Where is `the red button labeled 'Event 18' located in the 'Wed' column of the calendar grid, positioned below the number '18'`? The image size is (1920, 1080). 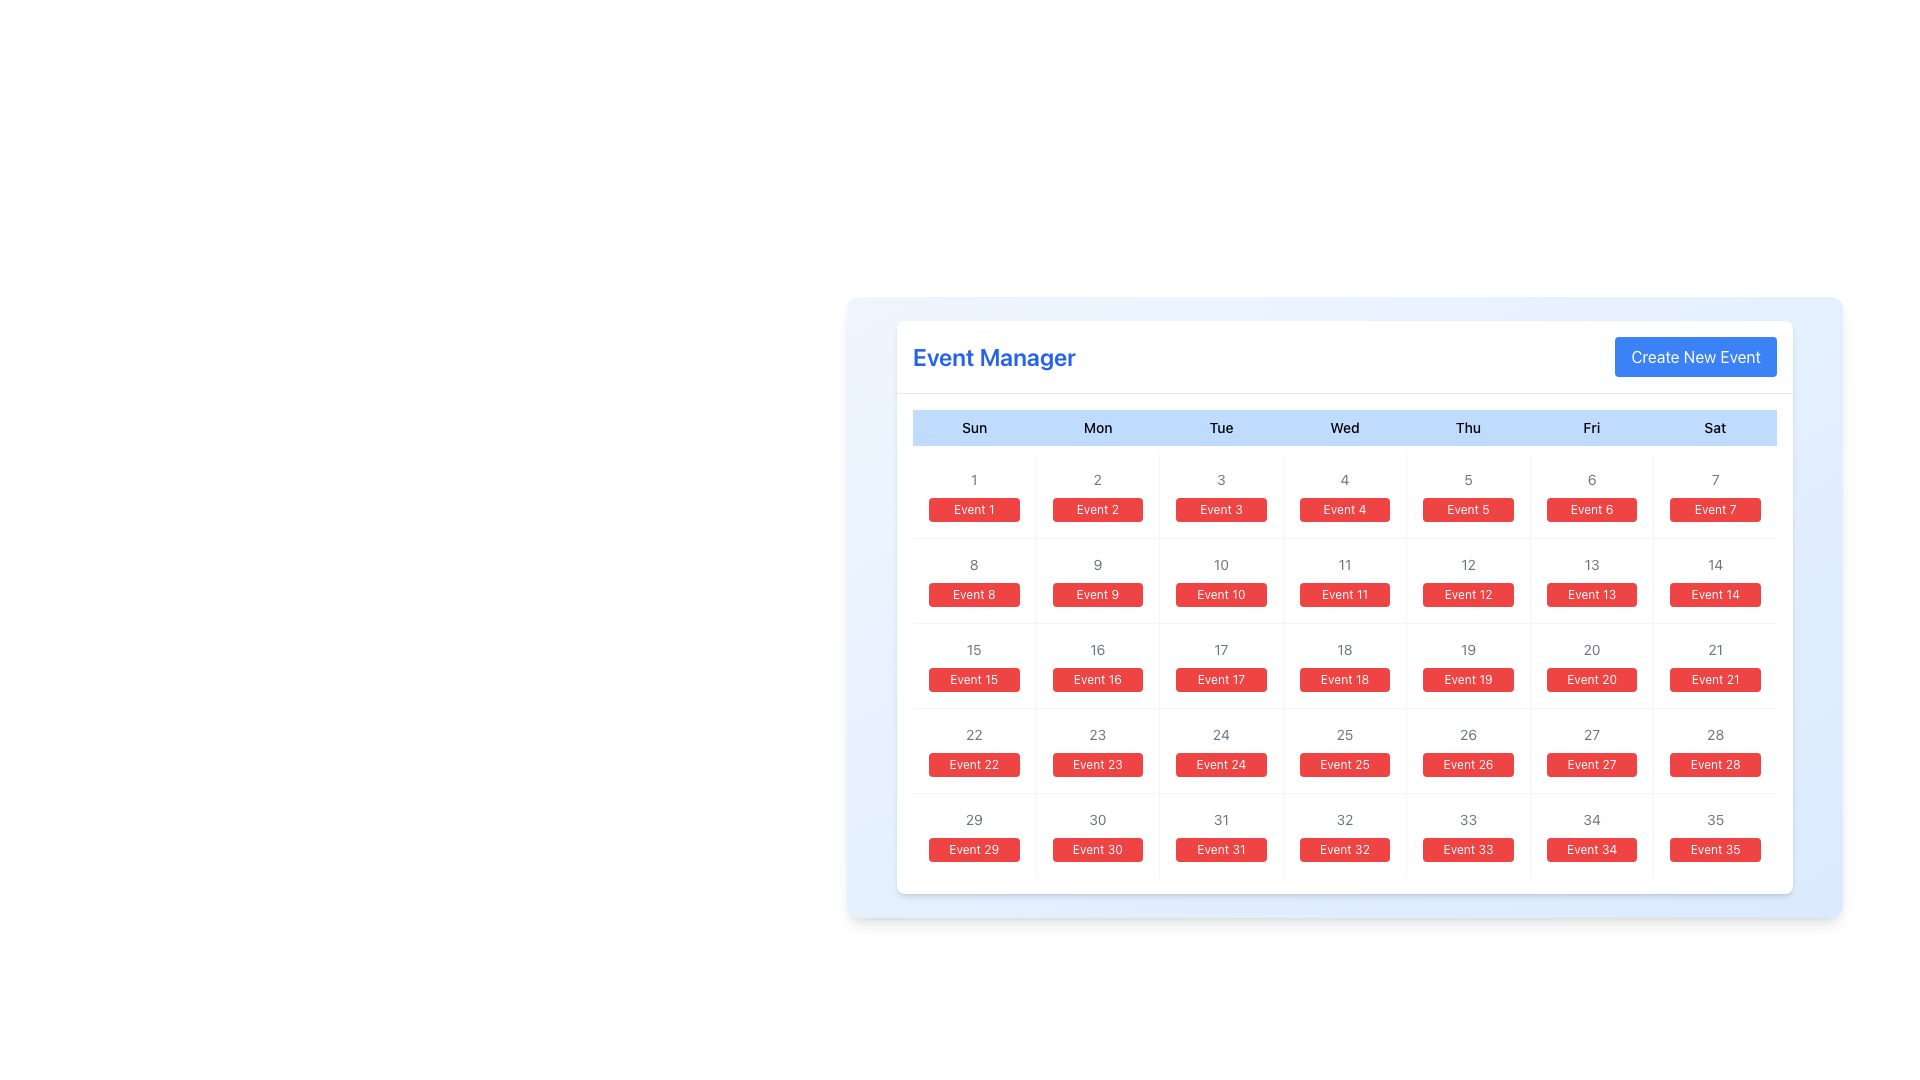 the red button labeled 'Event 18' located in the 'Wed' column of the calendar grid, positioned below the number '18' is located at coordinates (1344, 678).